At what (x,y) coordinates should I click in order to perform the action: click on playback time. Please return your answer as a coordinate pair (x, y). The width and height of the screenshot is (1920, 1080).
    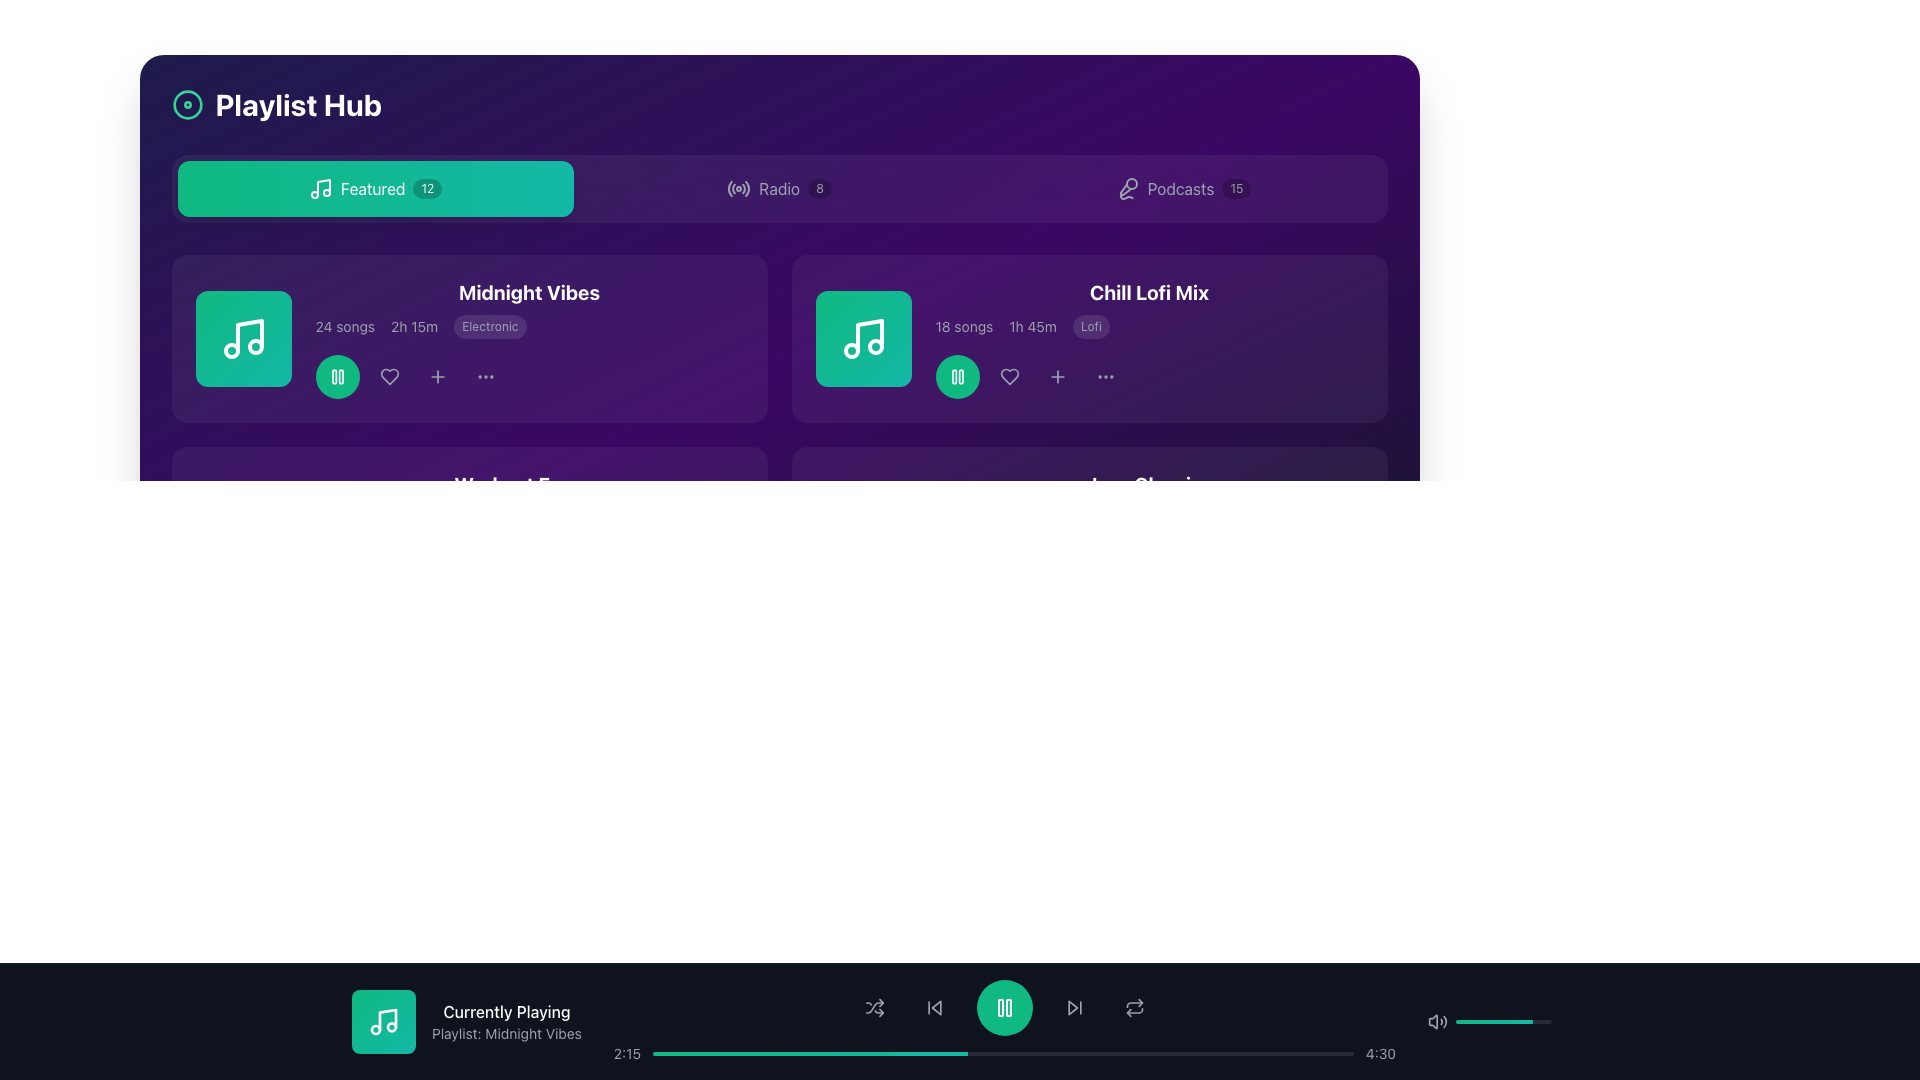
    Looking at the image, I should click on (927, 1052).